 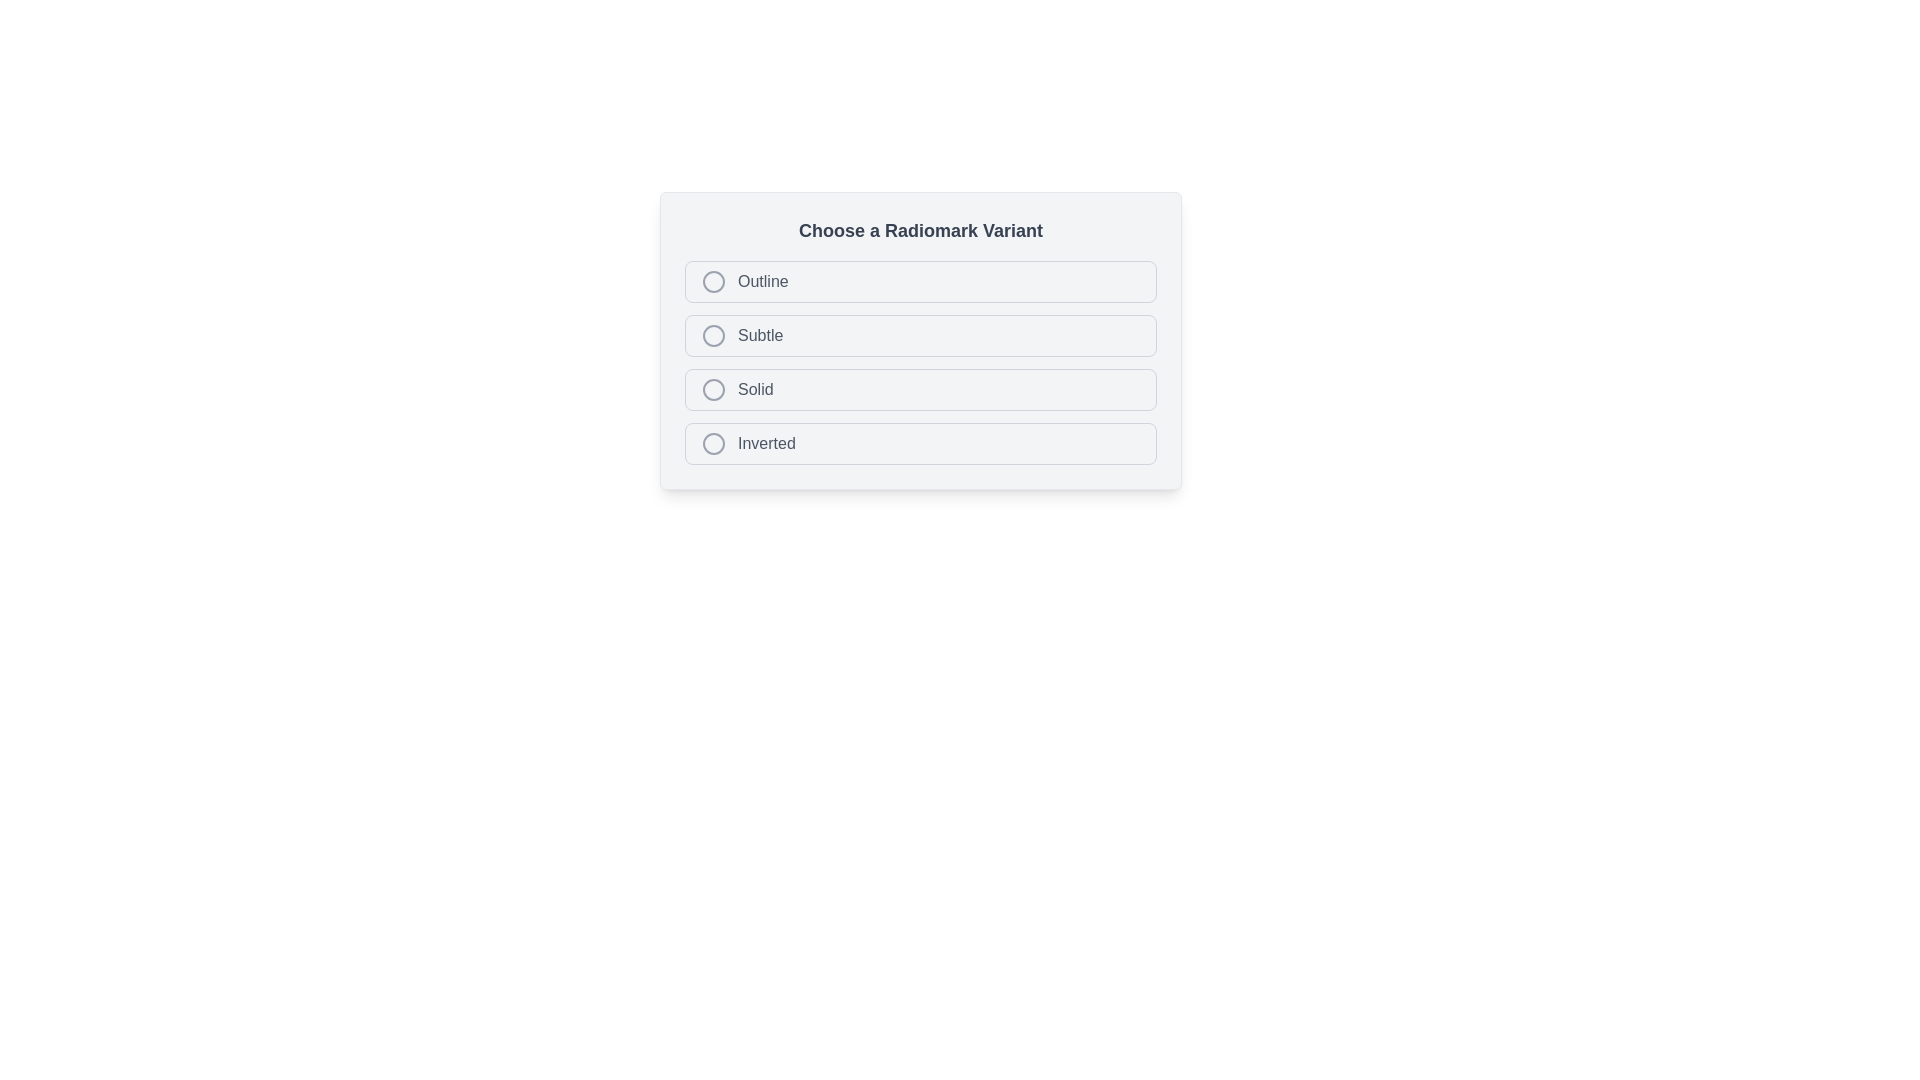 What do you see at coordinates (714, 334) in the screenshot?
I see `the circular radiomark selection indicator located on the left side of the 'Subtle' text in the second option of a vertically stacked list of options` at bounding box center [714, 334].